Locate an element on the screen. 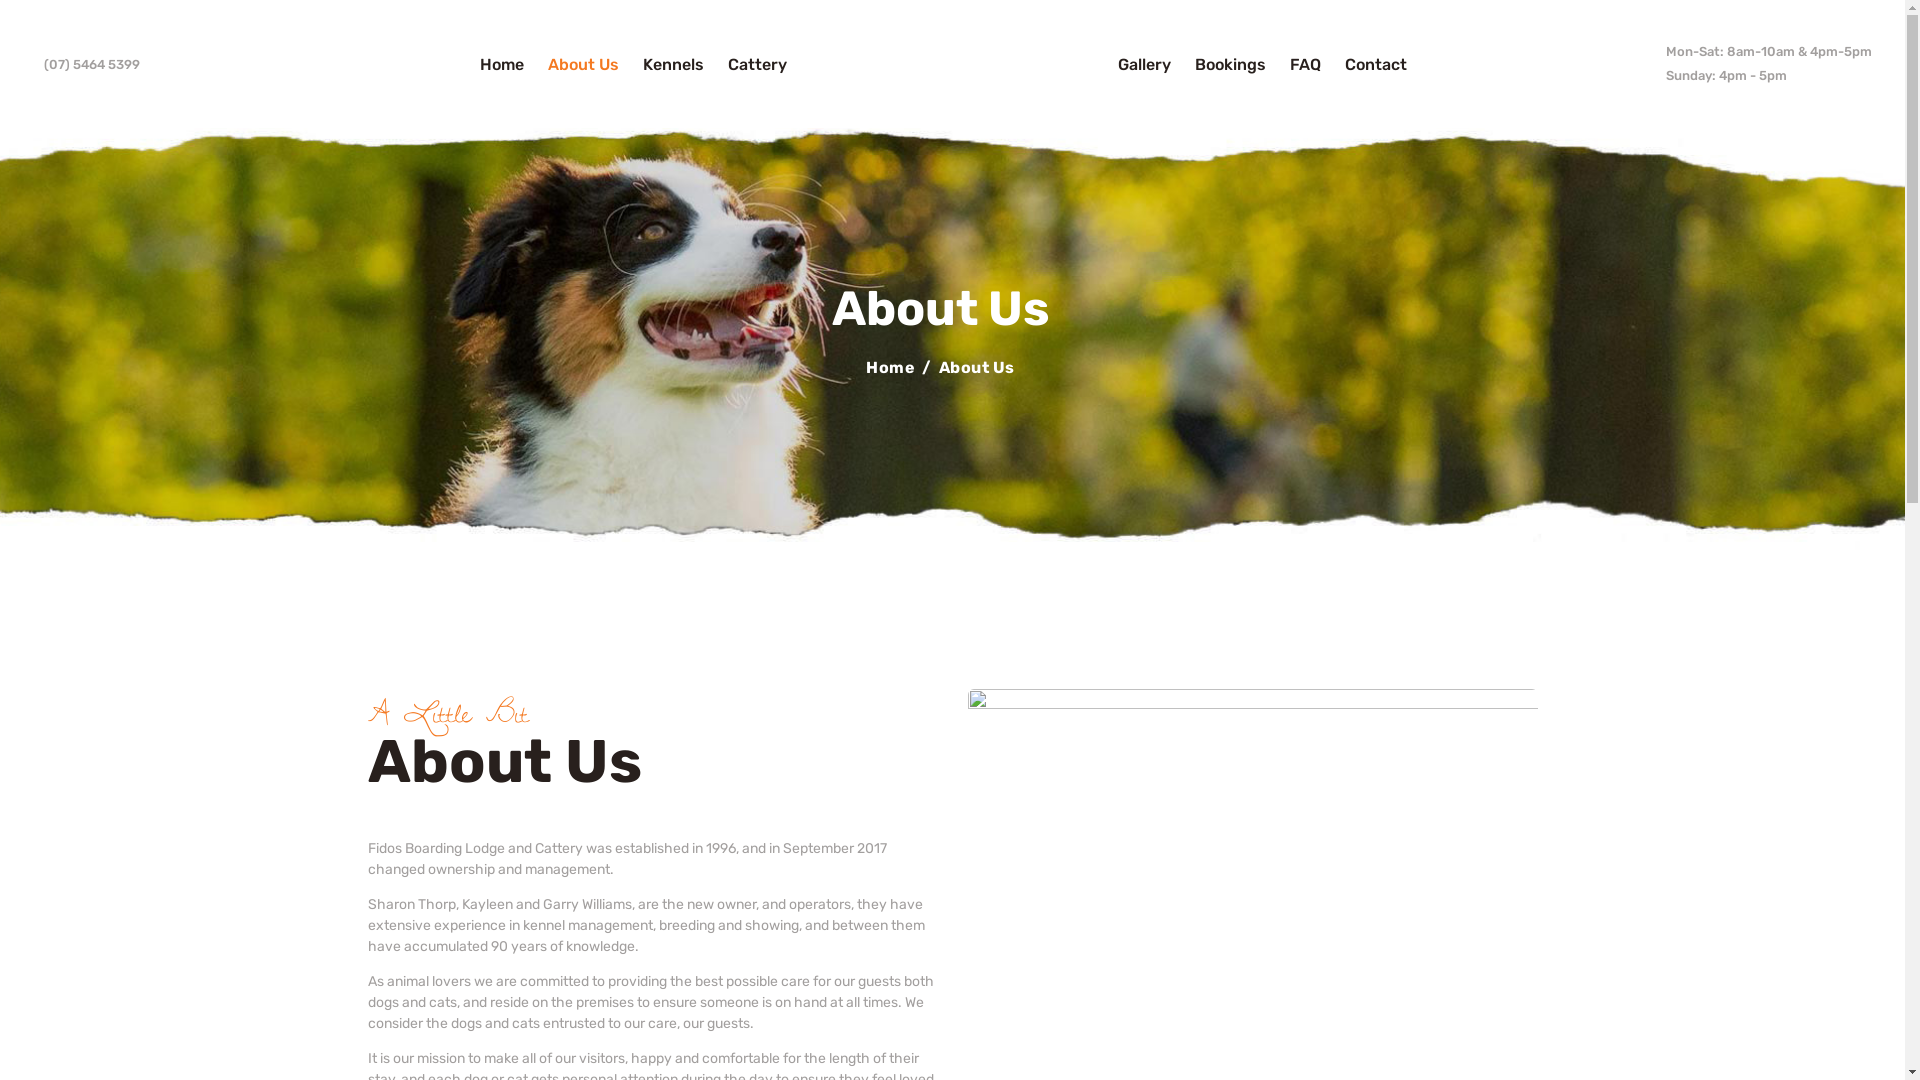 Image resolution: width=1920 pixels, height=1080 pixels. 'Contact' is located at coordinates (1375, 63).